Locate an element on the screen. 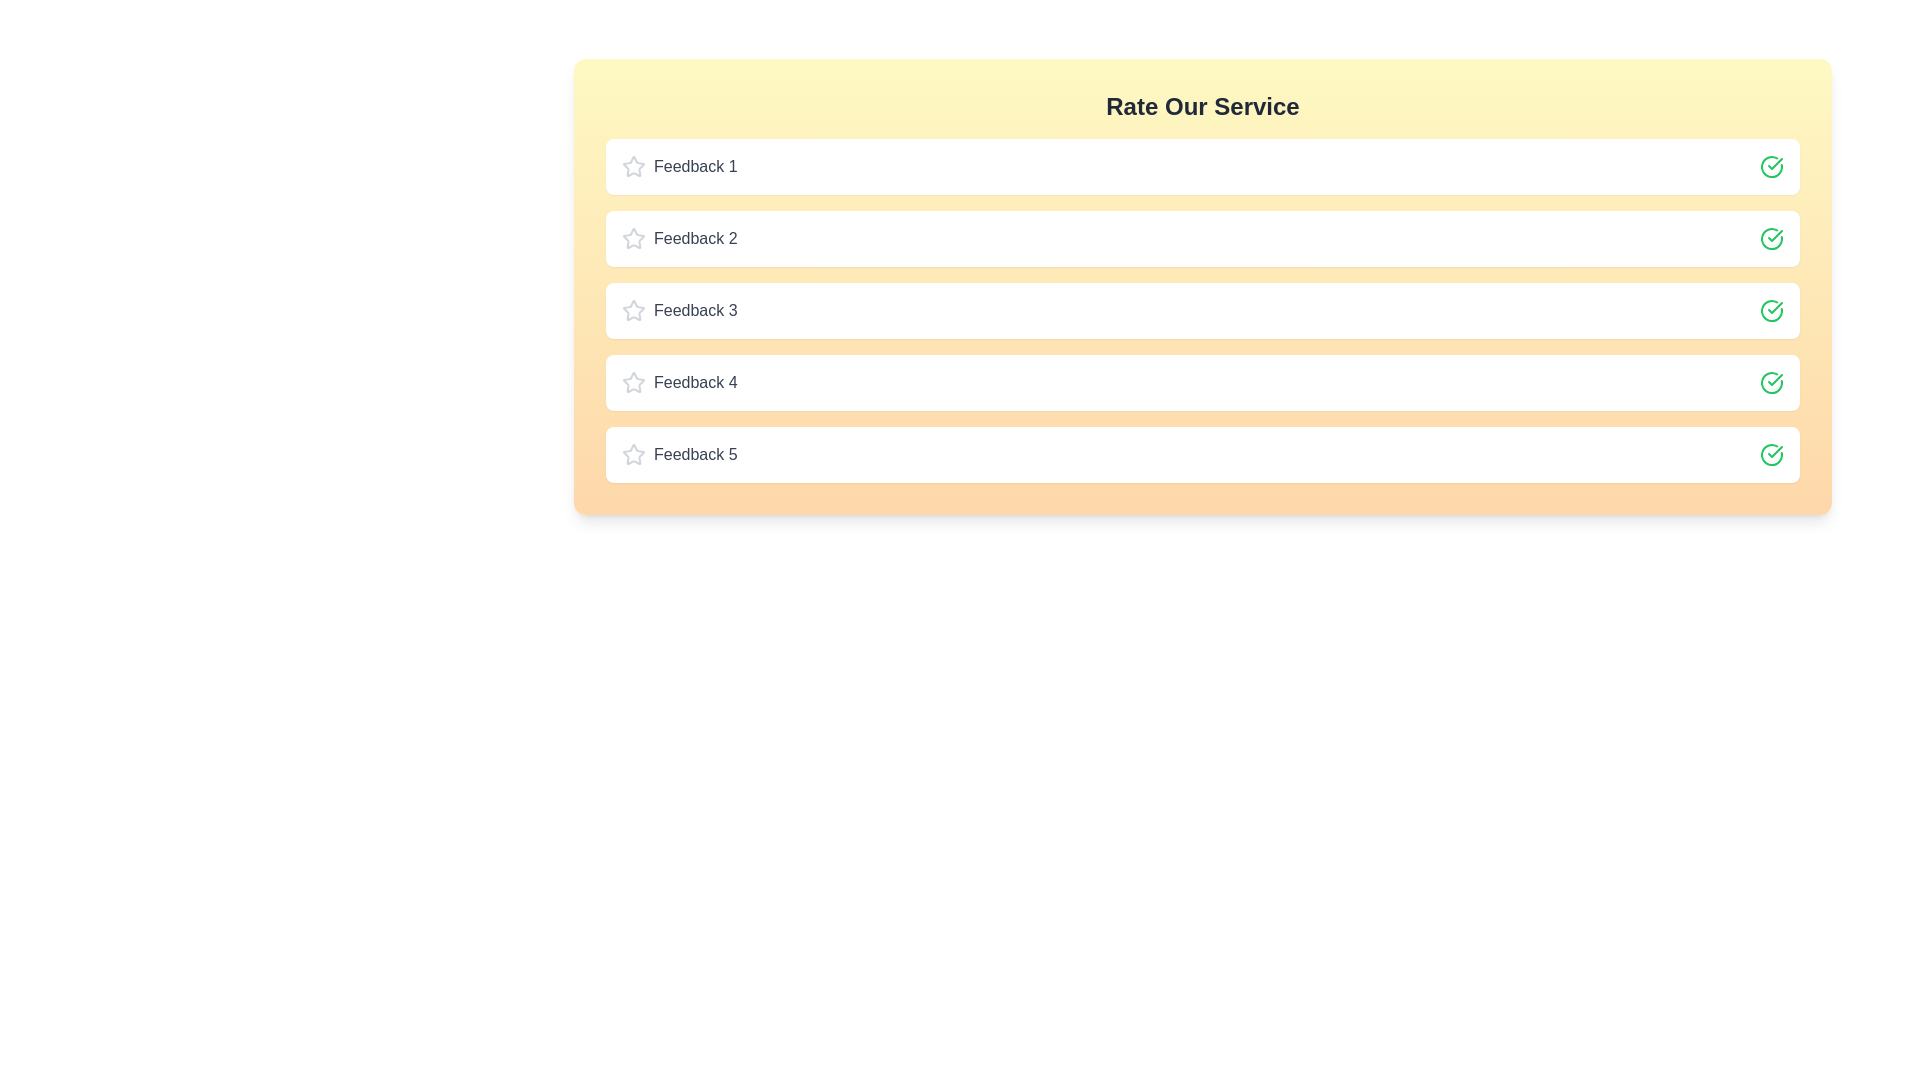 Image resolution: width=1920 pixels, height=1080 pixels. the check icon for feedback 2 to toggle its rating is located at coordinates (1771, 238).